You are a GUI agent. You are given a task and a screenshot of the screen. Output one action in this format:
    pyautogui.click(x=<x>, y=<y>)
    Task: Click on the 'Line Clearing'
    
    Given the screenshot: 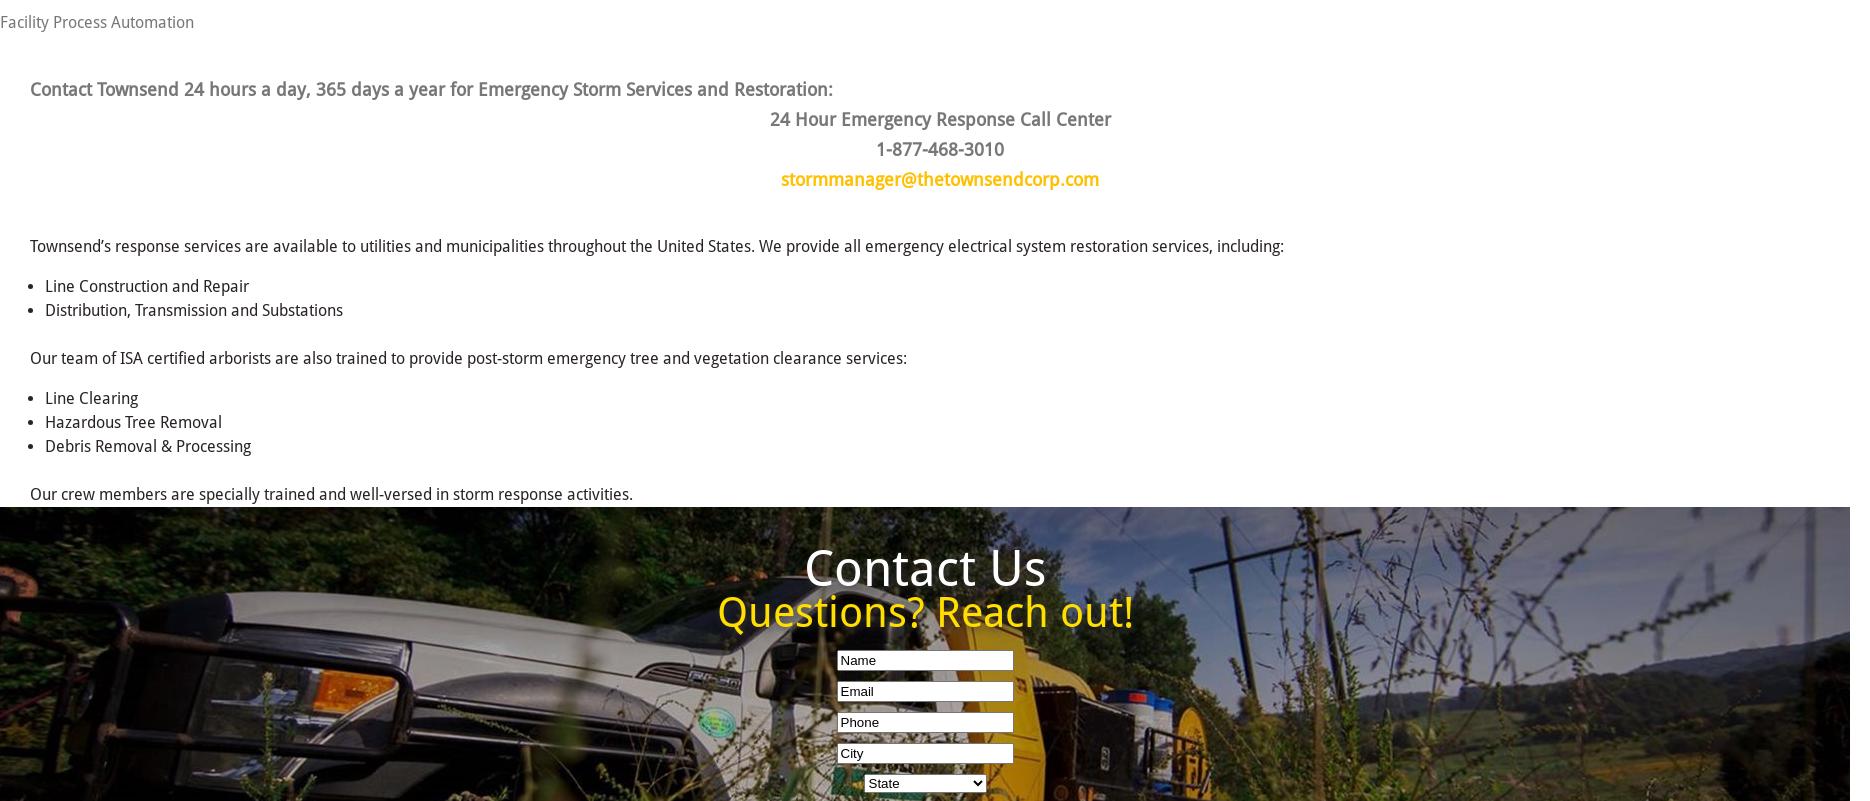 What is the action you would take?
    pyautogui.click(x=91, y=397)
    